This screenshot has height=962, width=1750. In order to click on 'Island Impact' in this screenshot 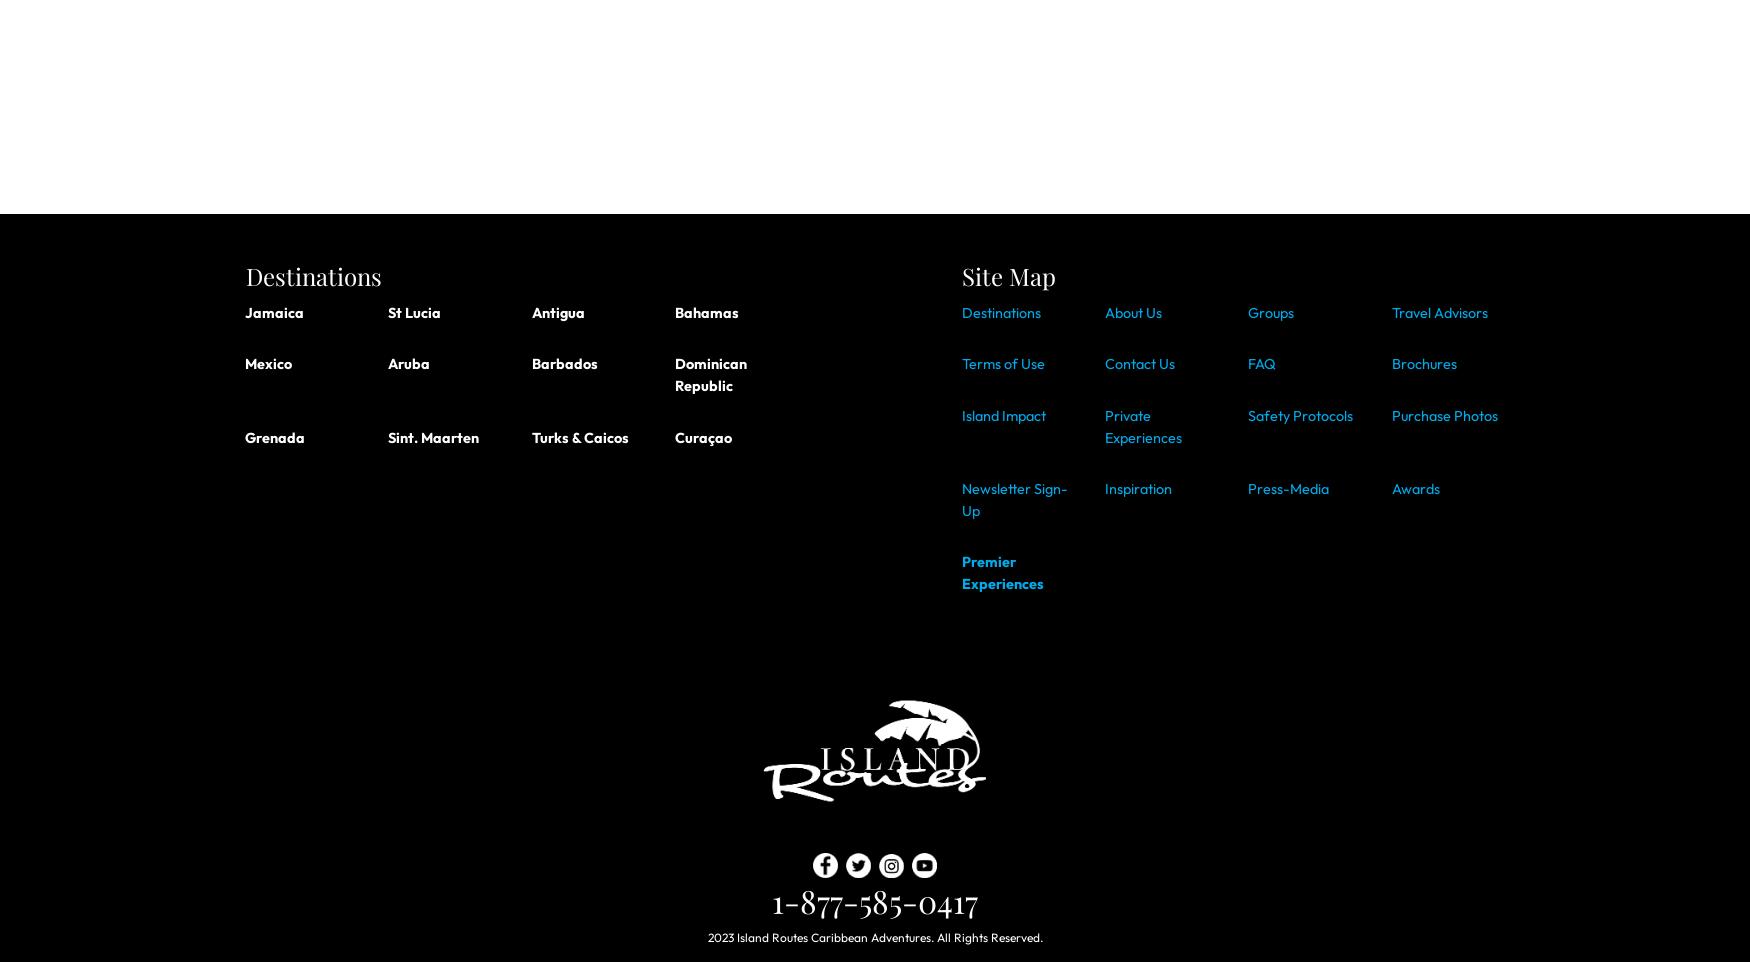, I will do `click(1001, 414)`.